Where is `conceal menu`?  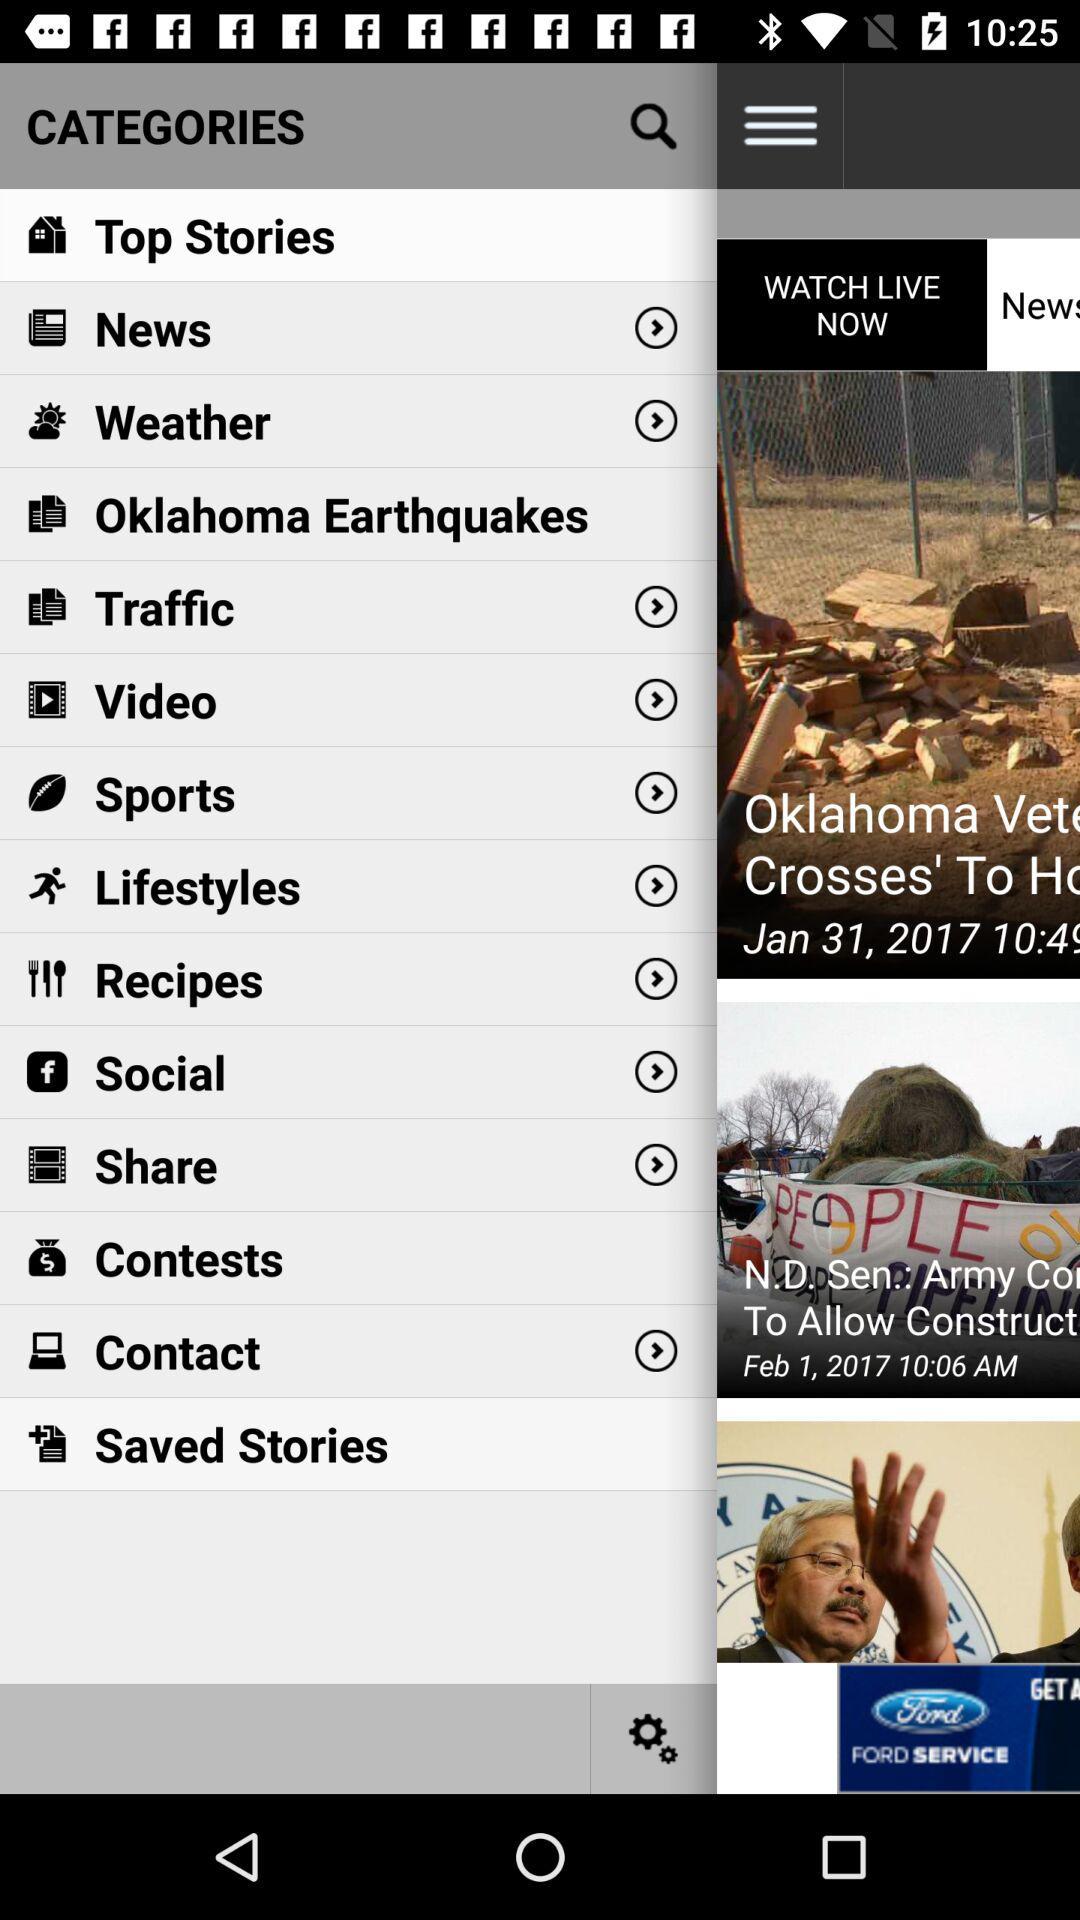
conceal menu is located at coordinates (778, 124).